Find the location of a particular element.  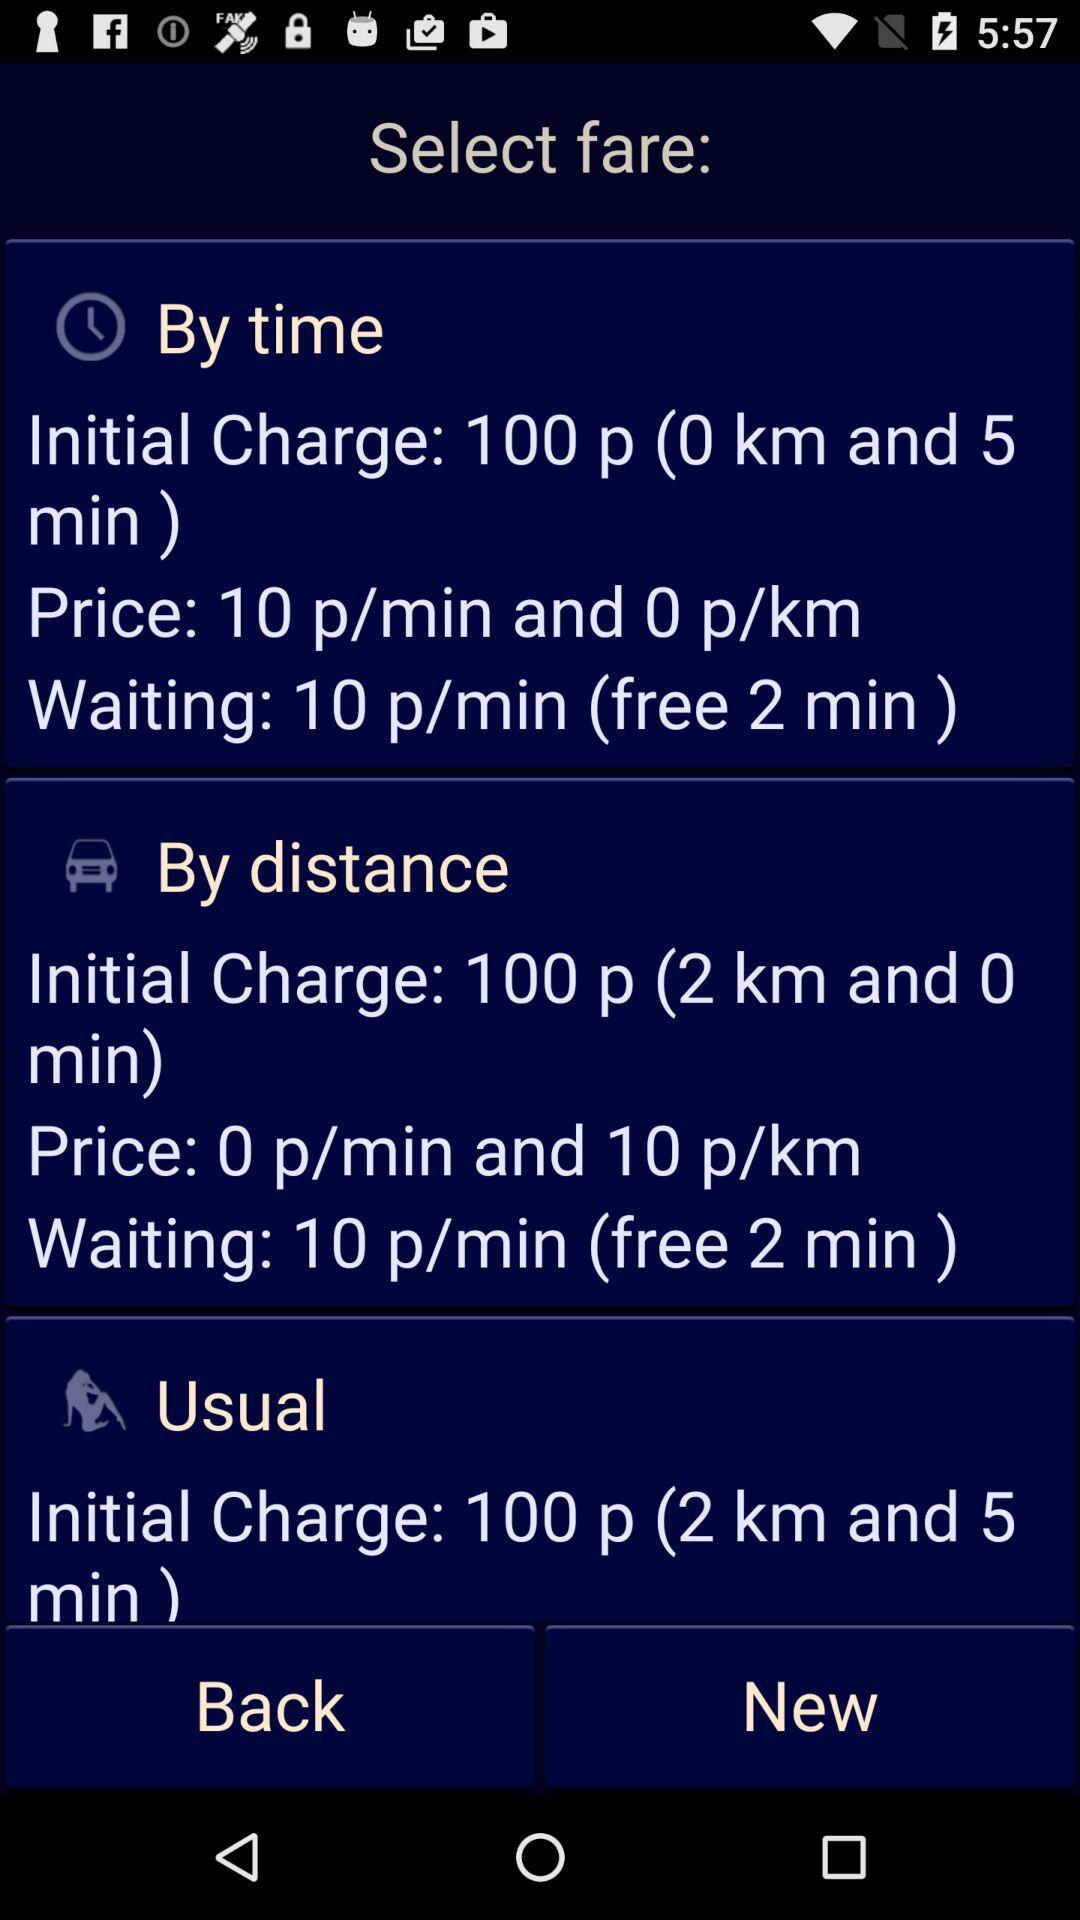

the back icon is located at coordinates (270, 1706).